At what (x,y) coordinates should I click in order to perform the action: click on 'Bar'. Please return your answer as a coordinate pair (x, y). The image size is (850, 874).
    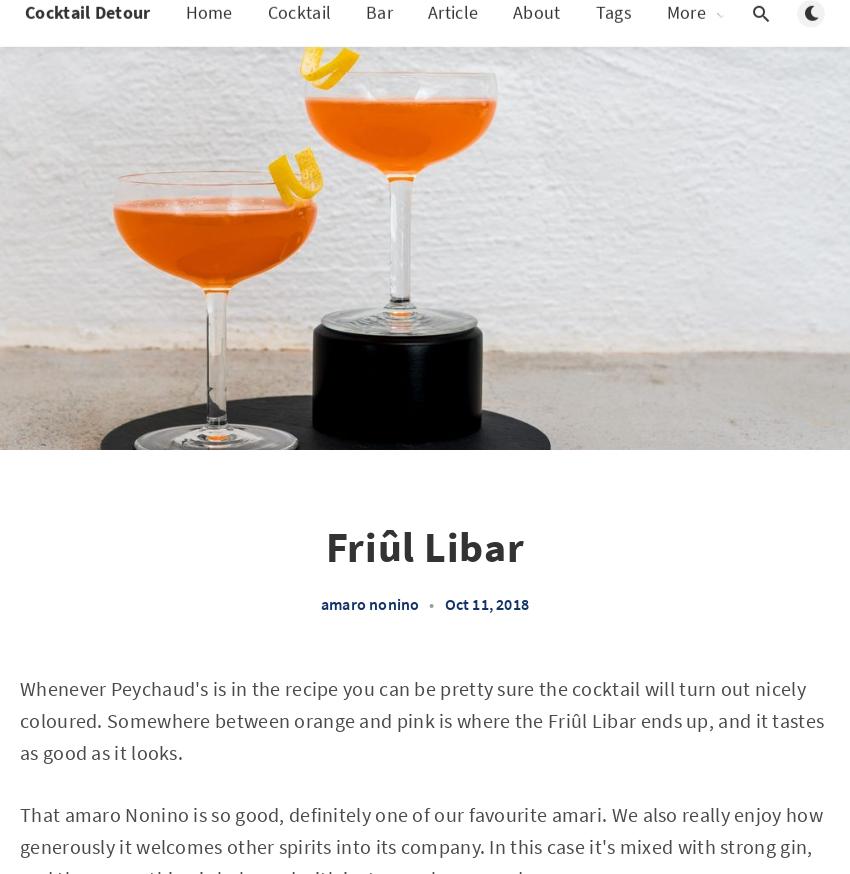
    Looking at the image, I should click on (378, 31).